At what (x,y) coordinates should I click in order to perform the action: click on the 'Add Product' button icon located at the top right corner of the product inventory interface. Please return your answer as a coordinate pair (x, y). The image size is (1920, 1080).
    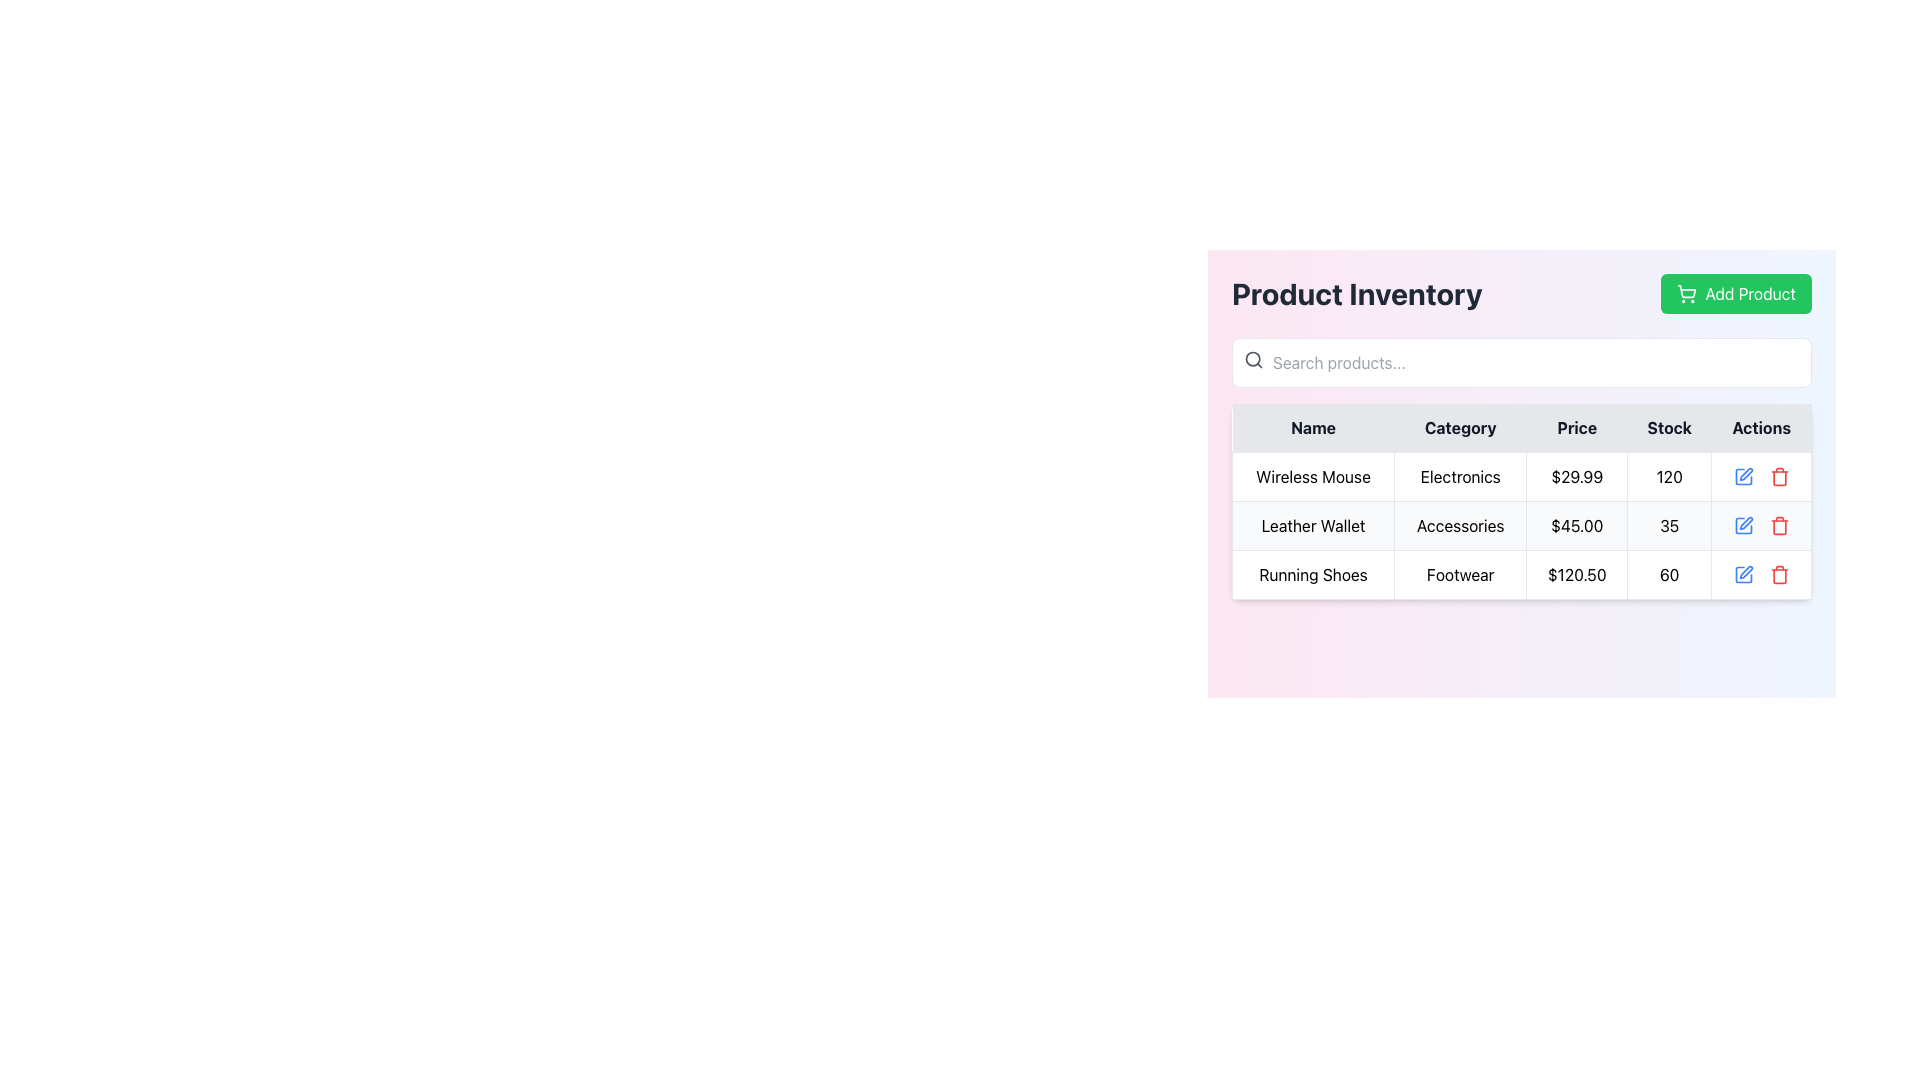
    Looking at the image, I should click on (1686, 291).